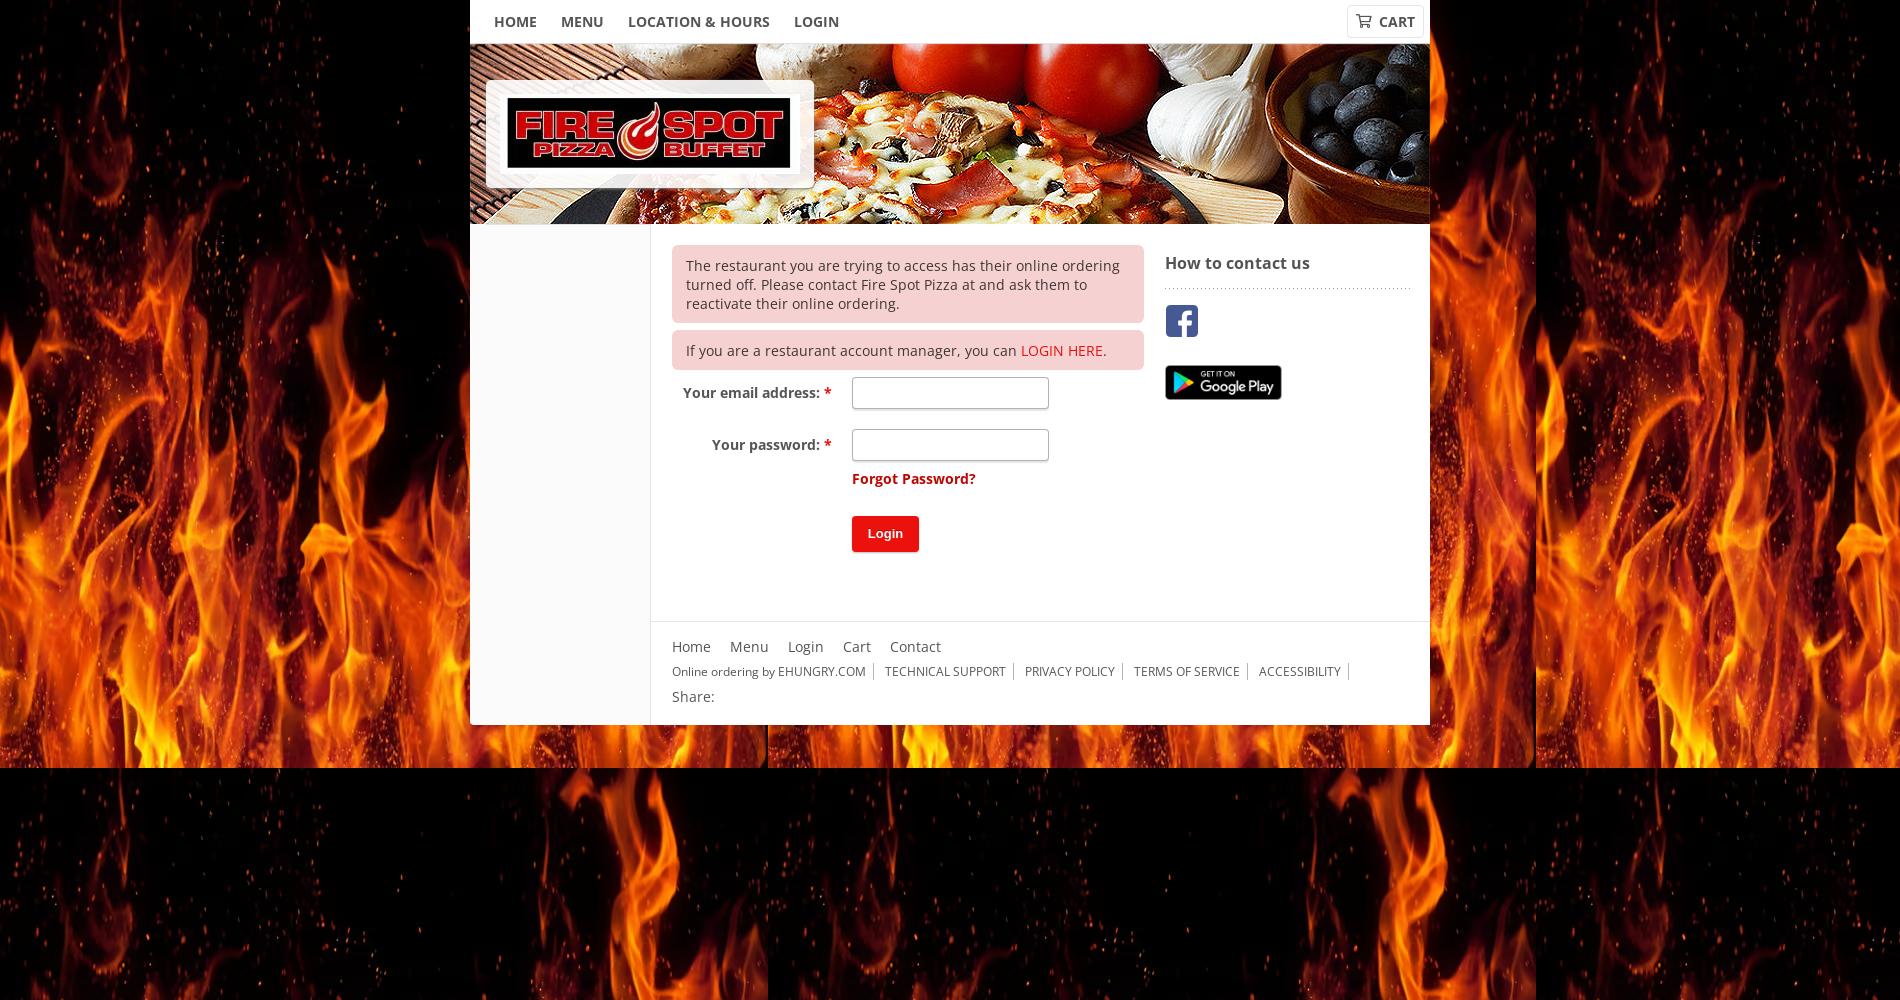 The width and height of the screenshot is (1900, 1000). I want to click on 'Share:', so click(694, 695).